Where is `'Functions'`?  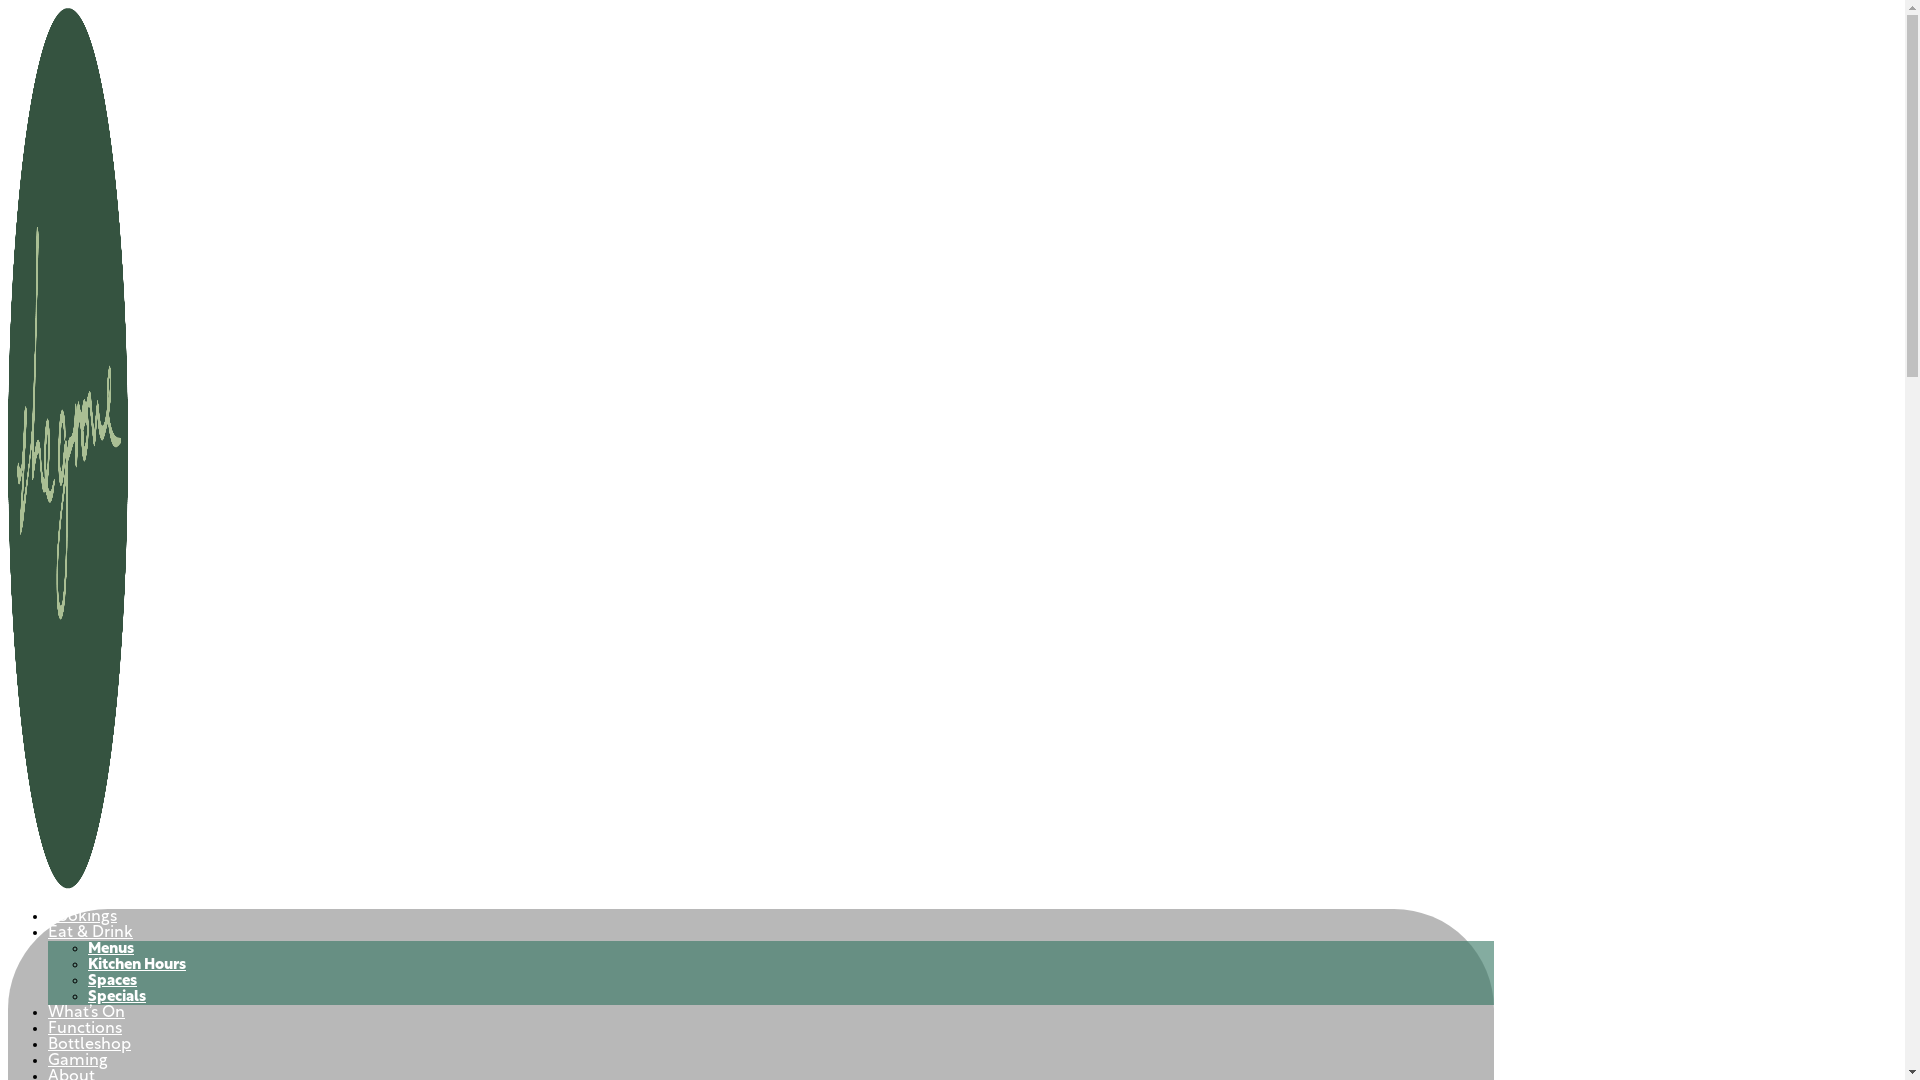 'Functions' is located at coordinates (48, 1029).